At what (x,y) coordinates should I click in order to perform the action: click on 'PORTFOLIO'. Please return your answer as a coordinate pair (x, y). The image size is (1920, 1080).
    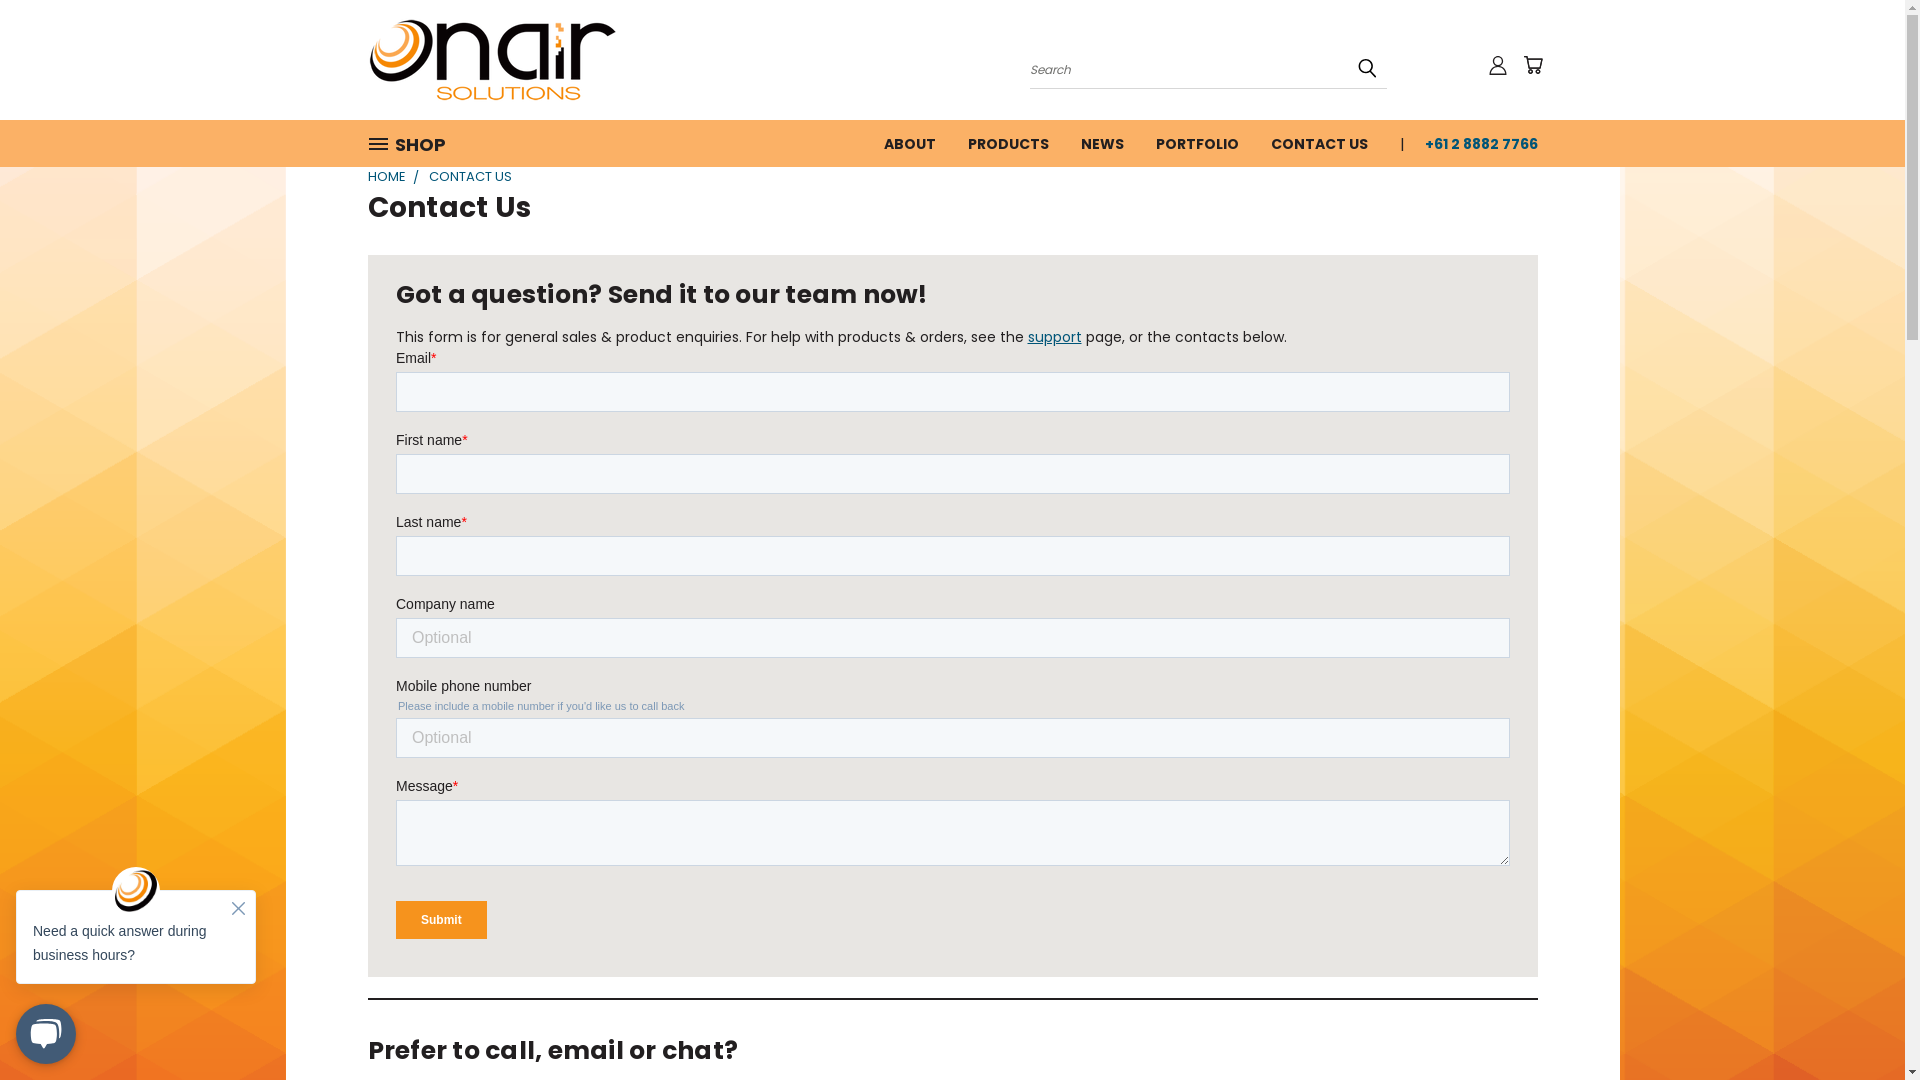
    Looking at the image, I should click on (1140, 141).